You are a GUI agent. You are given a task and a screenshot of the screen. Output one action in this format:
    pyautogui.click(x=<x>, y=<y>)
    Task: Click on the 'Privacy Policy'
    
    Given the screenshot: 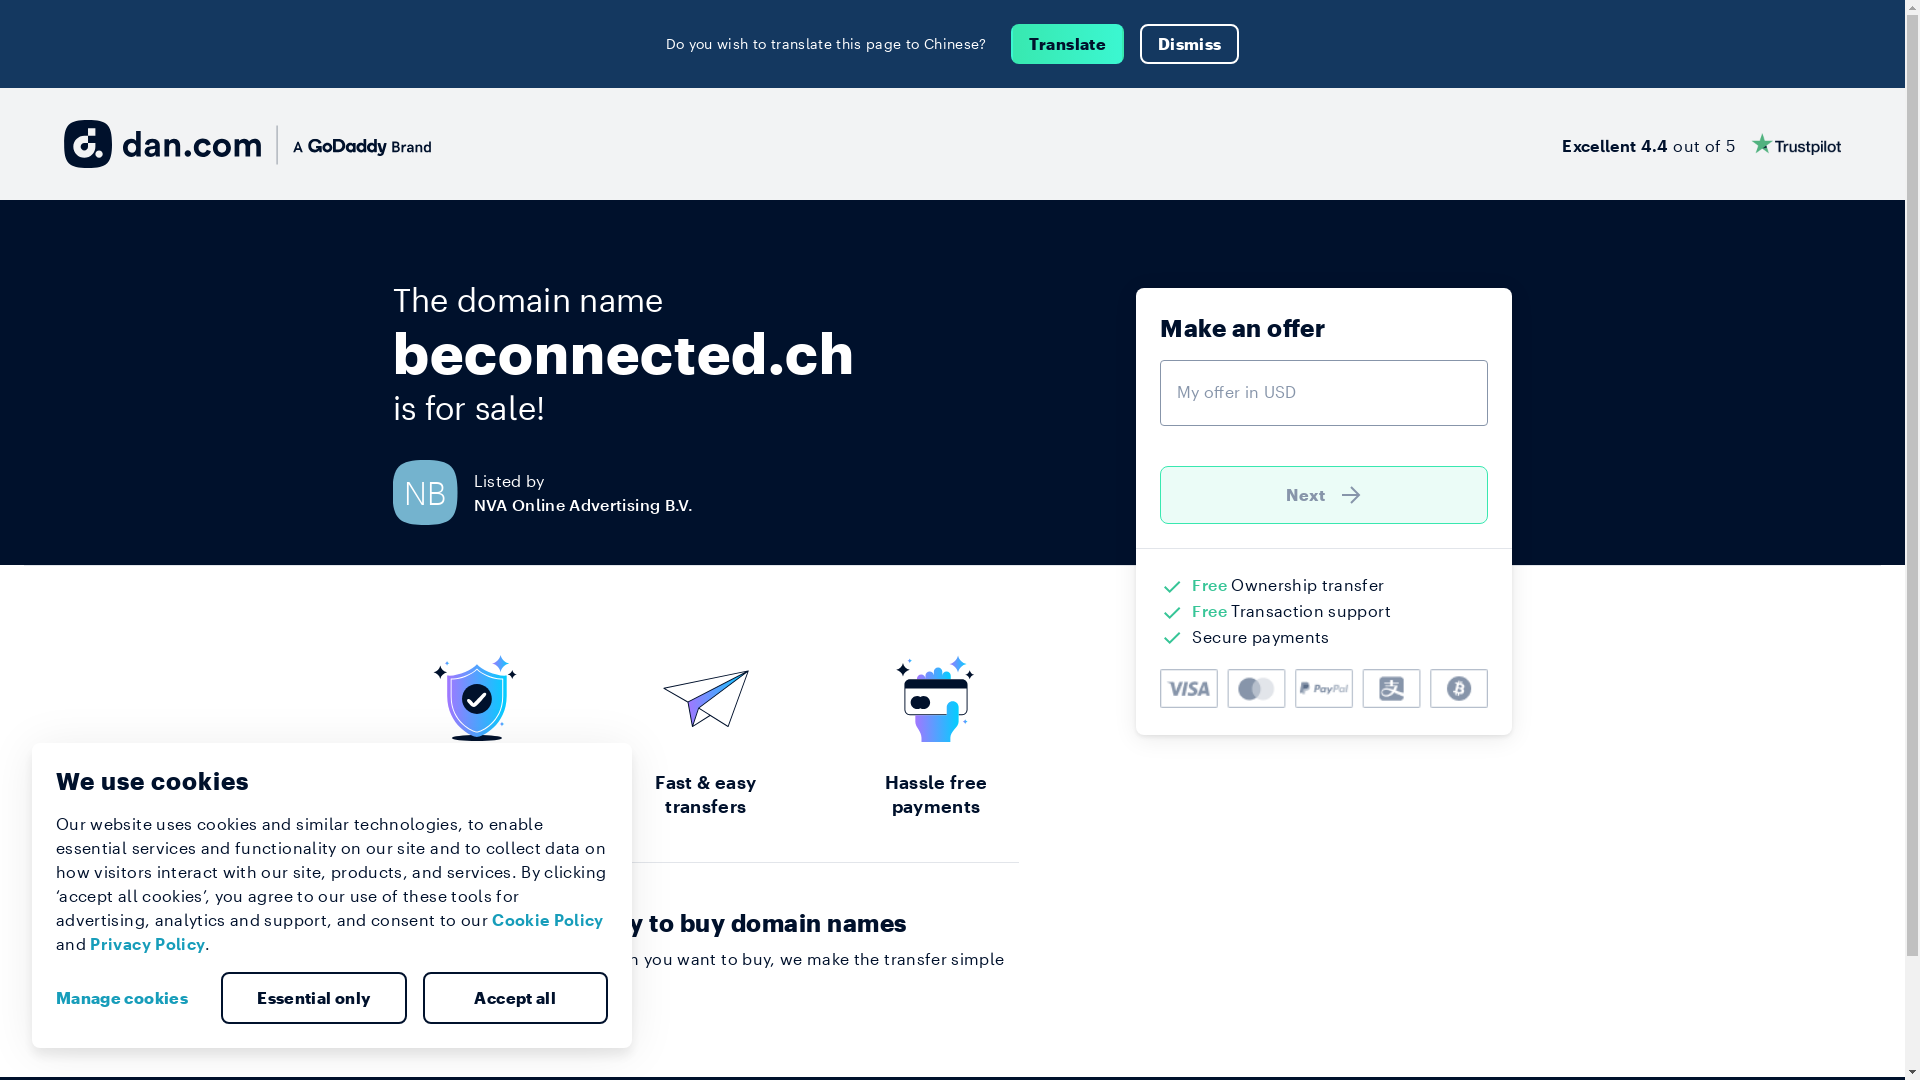 What is the action you would take?
    pyautogui.click(x=146, y=943)
    